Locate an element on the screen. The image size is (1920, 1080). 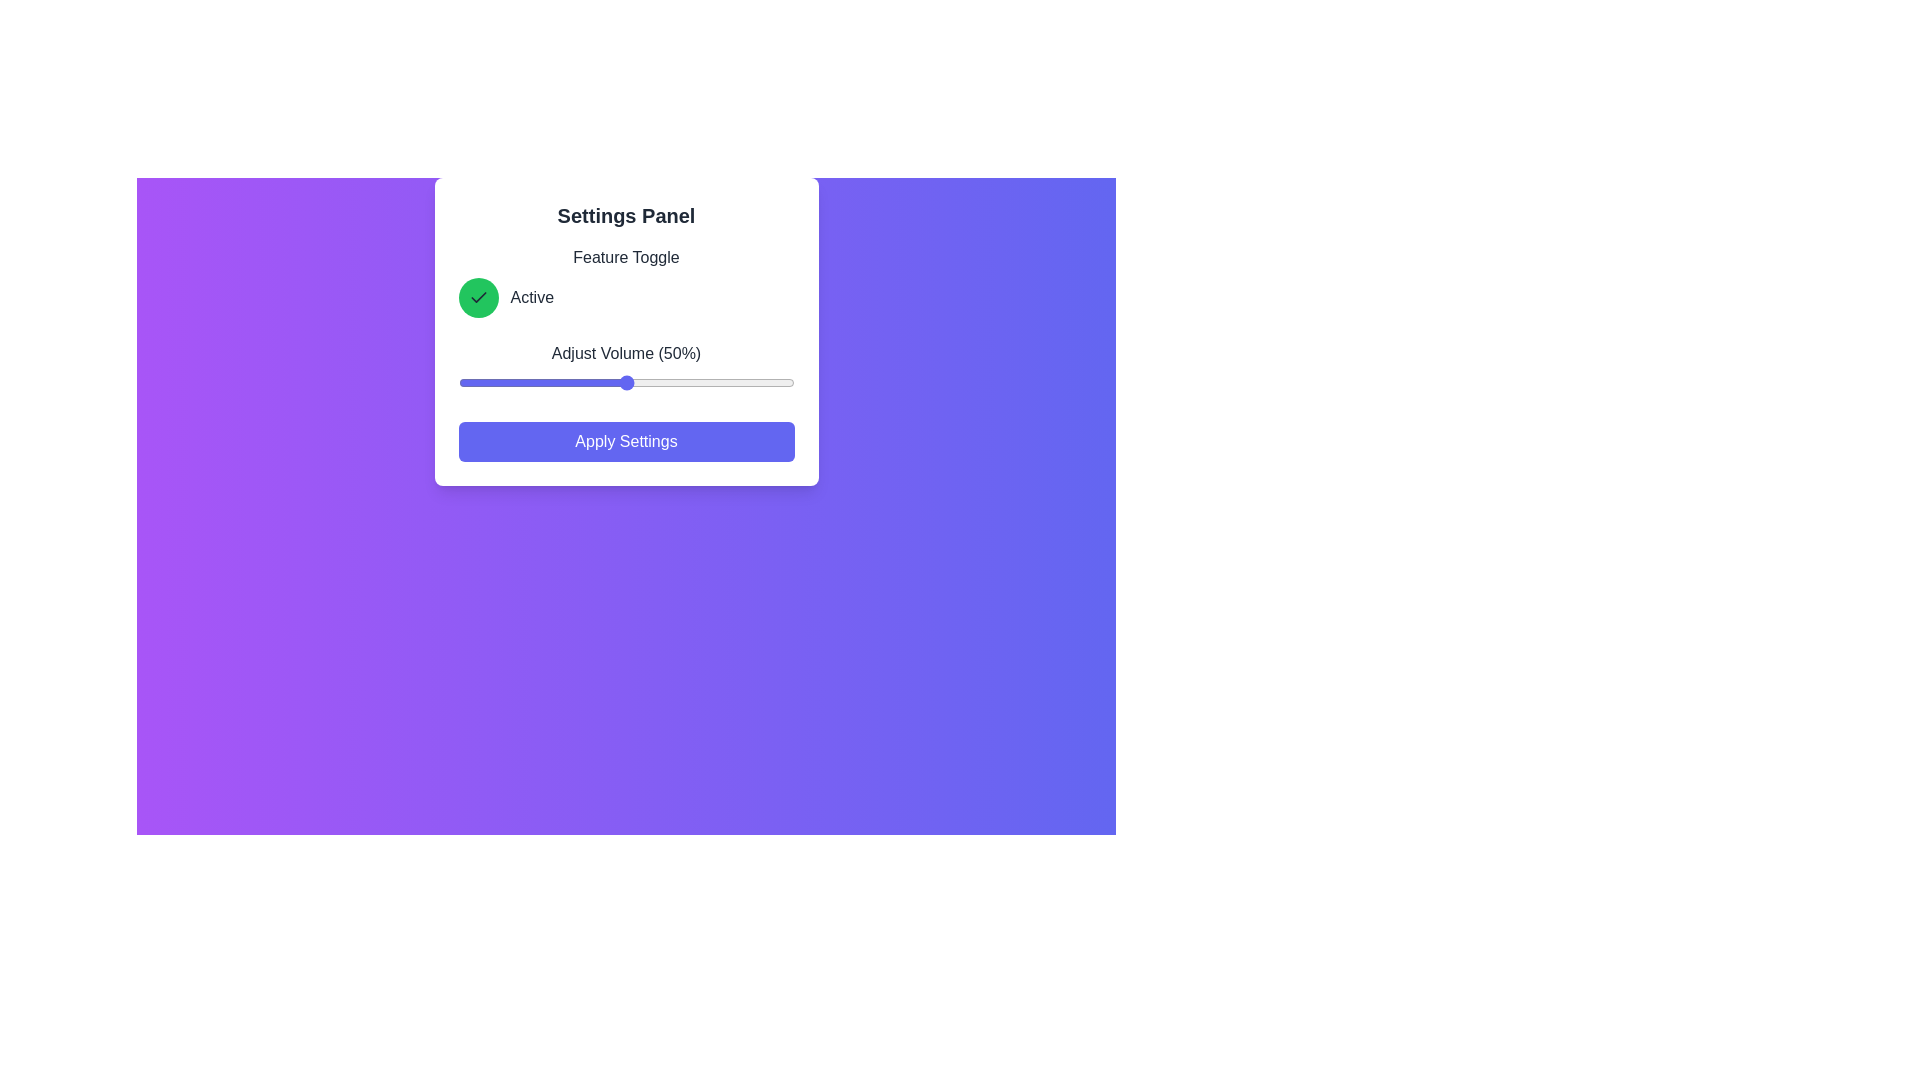
volume is located at coordinates (749, 382).